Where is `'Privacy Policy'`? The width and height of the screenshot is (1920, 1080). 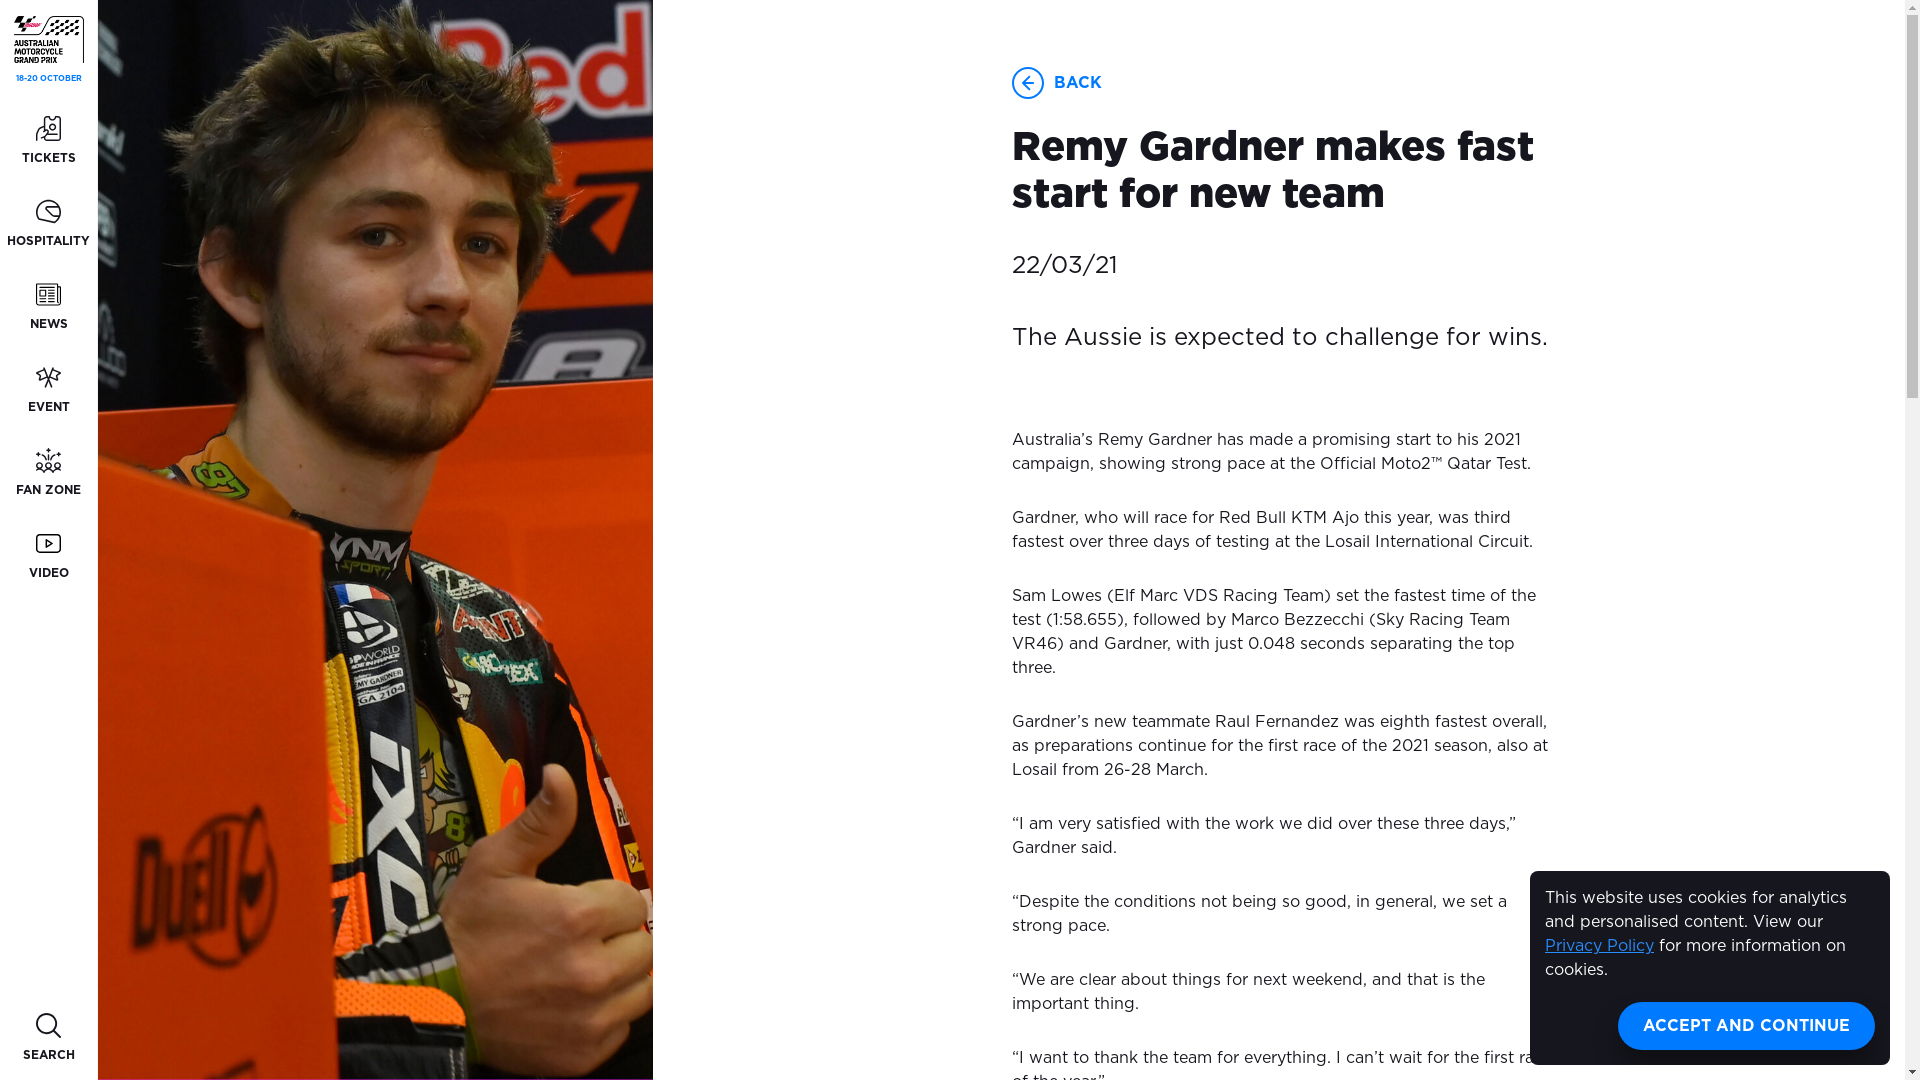
'Privacy Policy' is located at coordinates (1544, 945).